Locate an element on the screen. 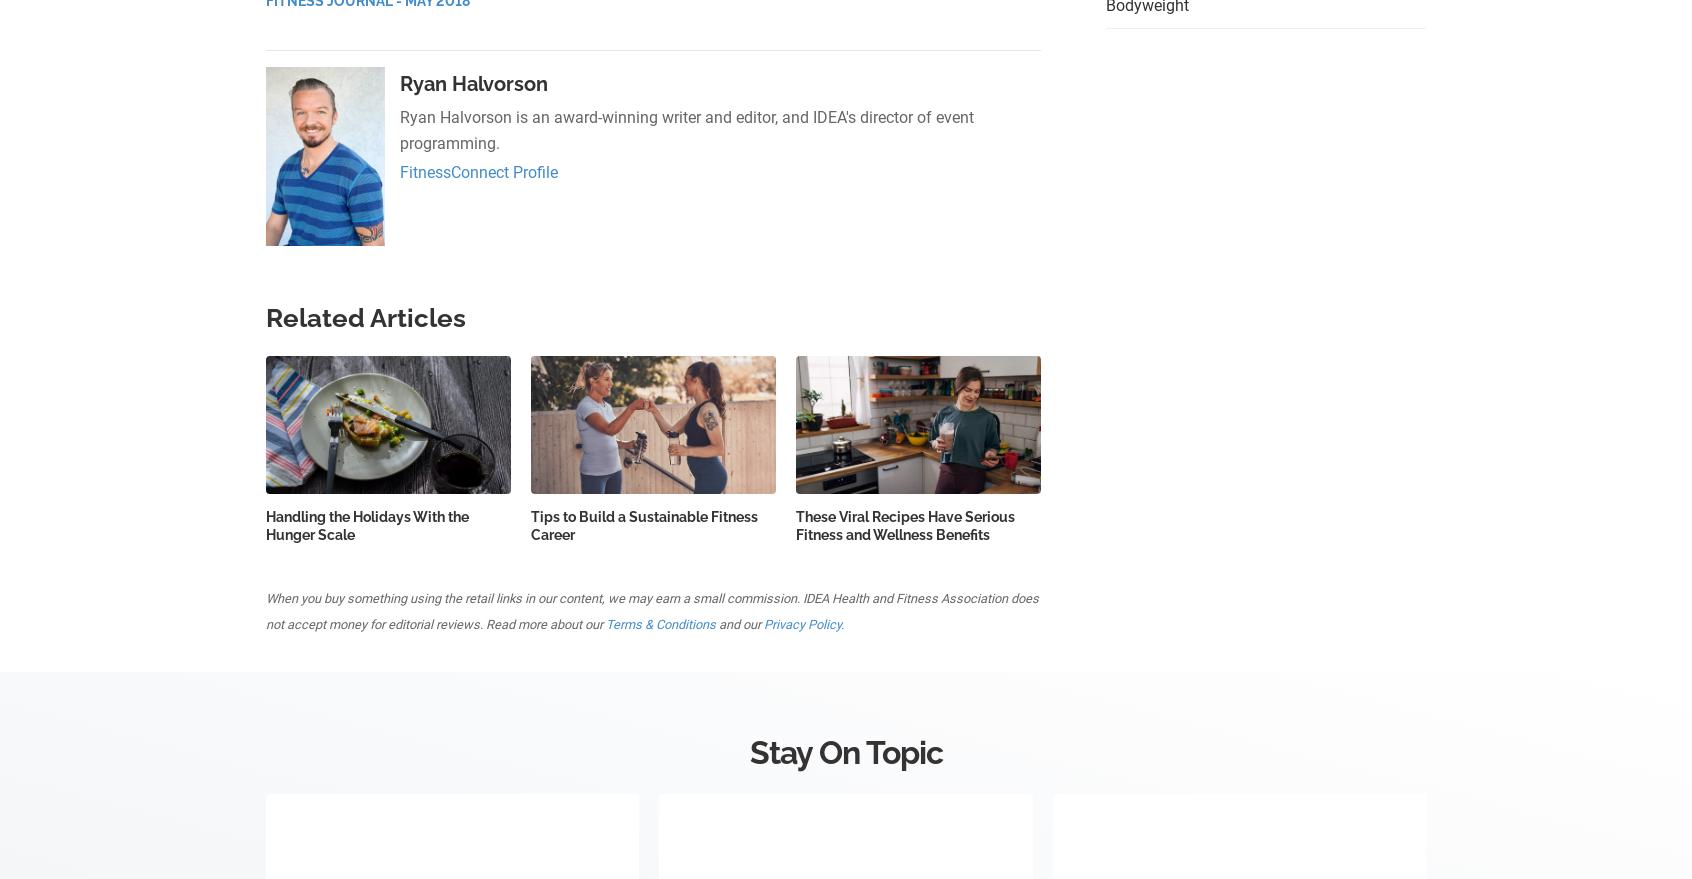 The image size is (1692, 879). 'When you buy something using the retail links in our content, we may earn a small commission. IDEA Health and Fitness Association does not accept money for editorial reviews. Read more about our' is located at coordinates (265, 610).